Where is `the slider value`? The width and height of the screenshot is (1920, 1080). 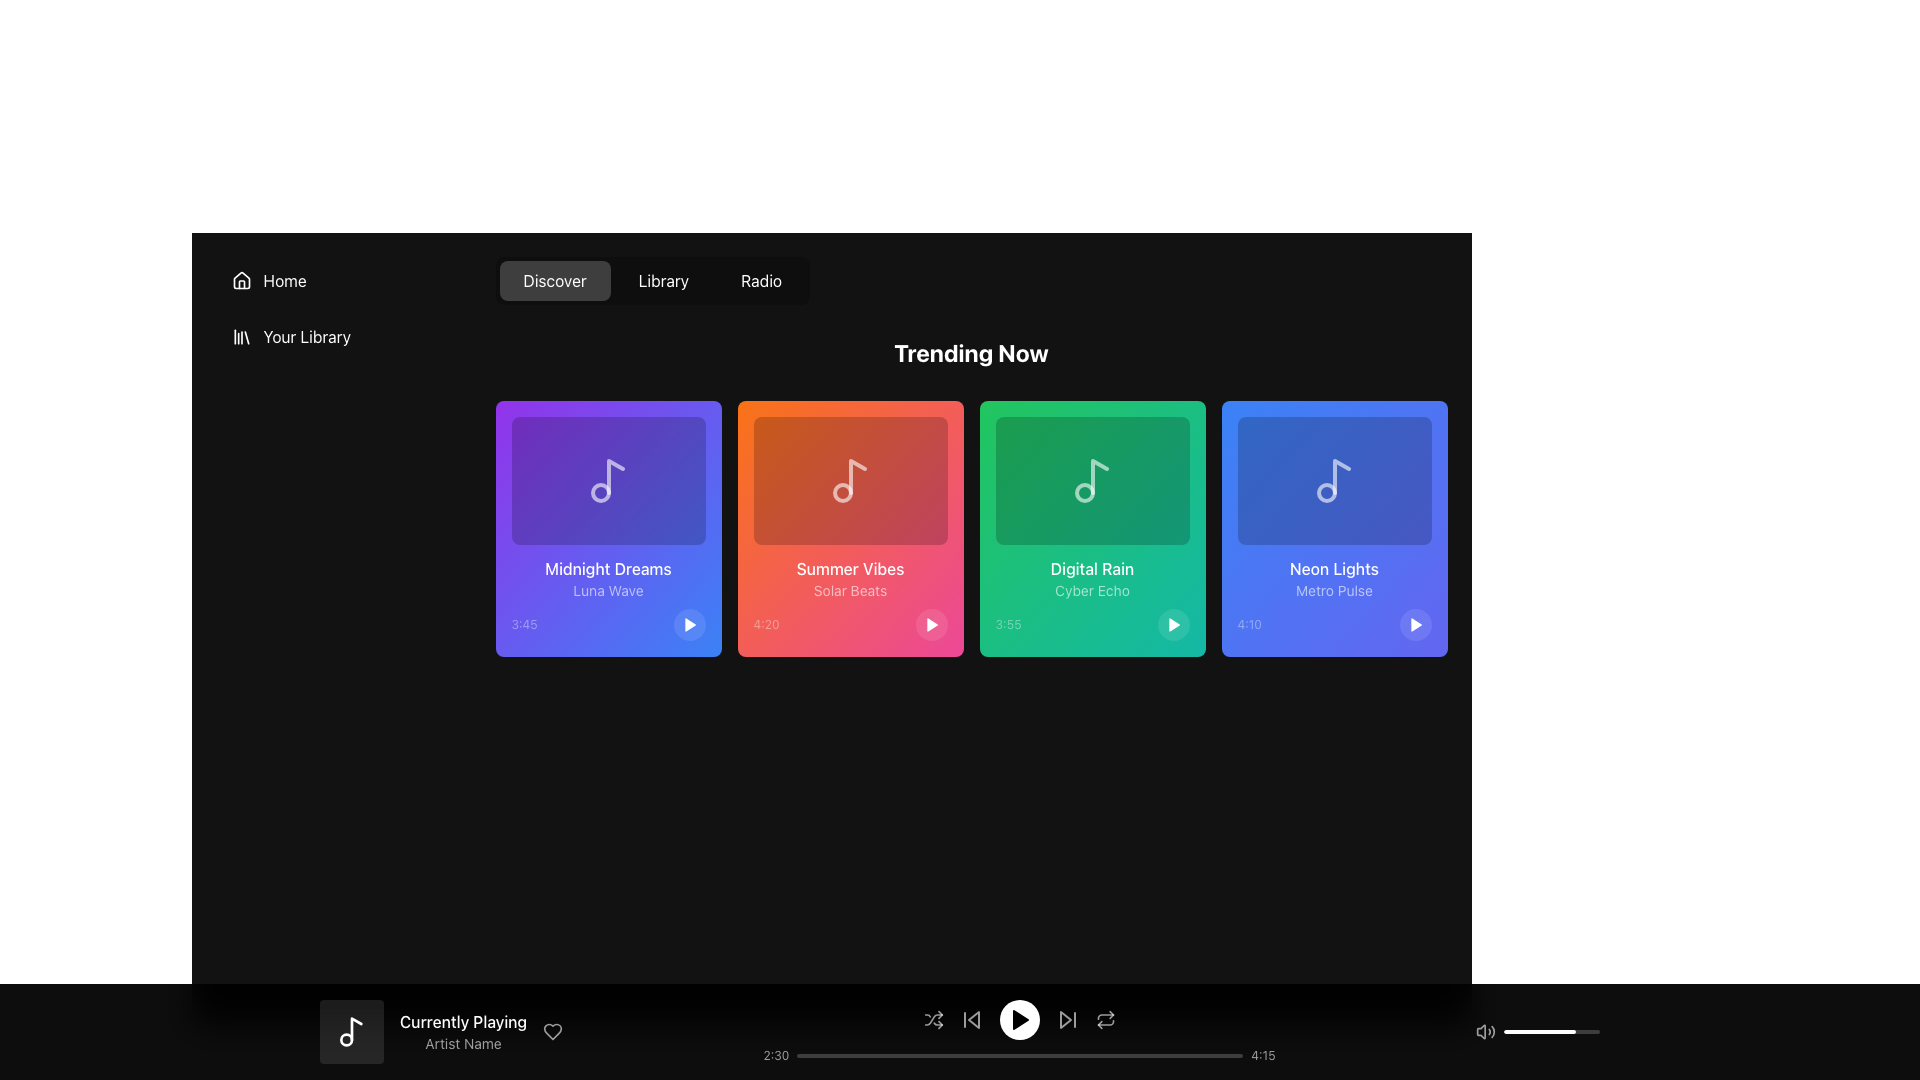 the slider value is located at coordinates (1507, 1032).